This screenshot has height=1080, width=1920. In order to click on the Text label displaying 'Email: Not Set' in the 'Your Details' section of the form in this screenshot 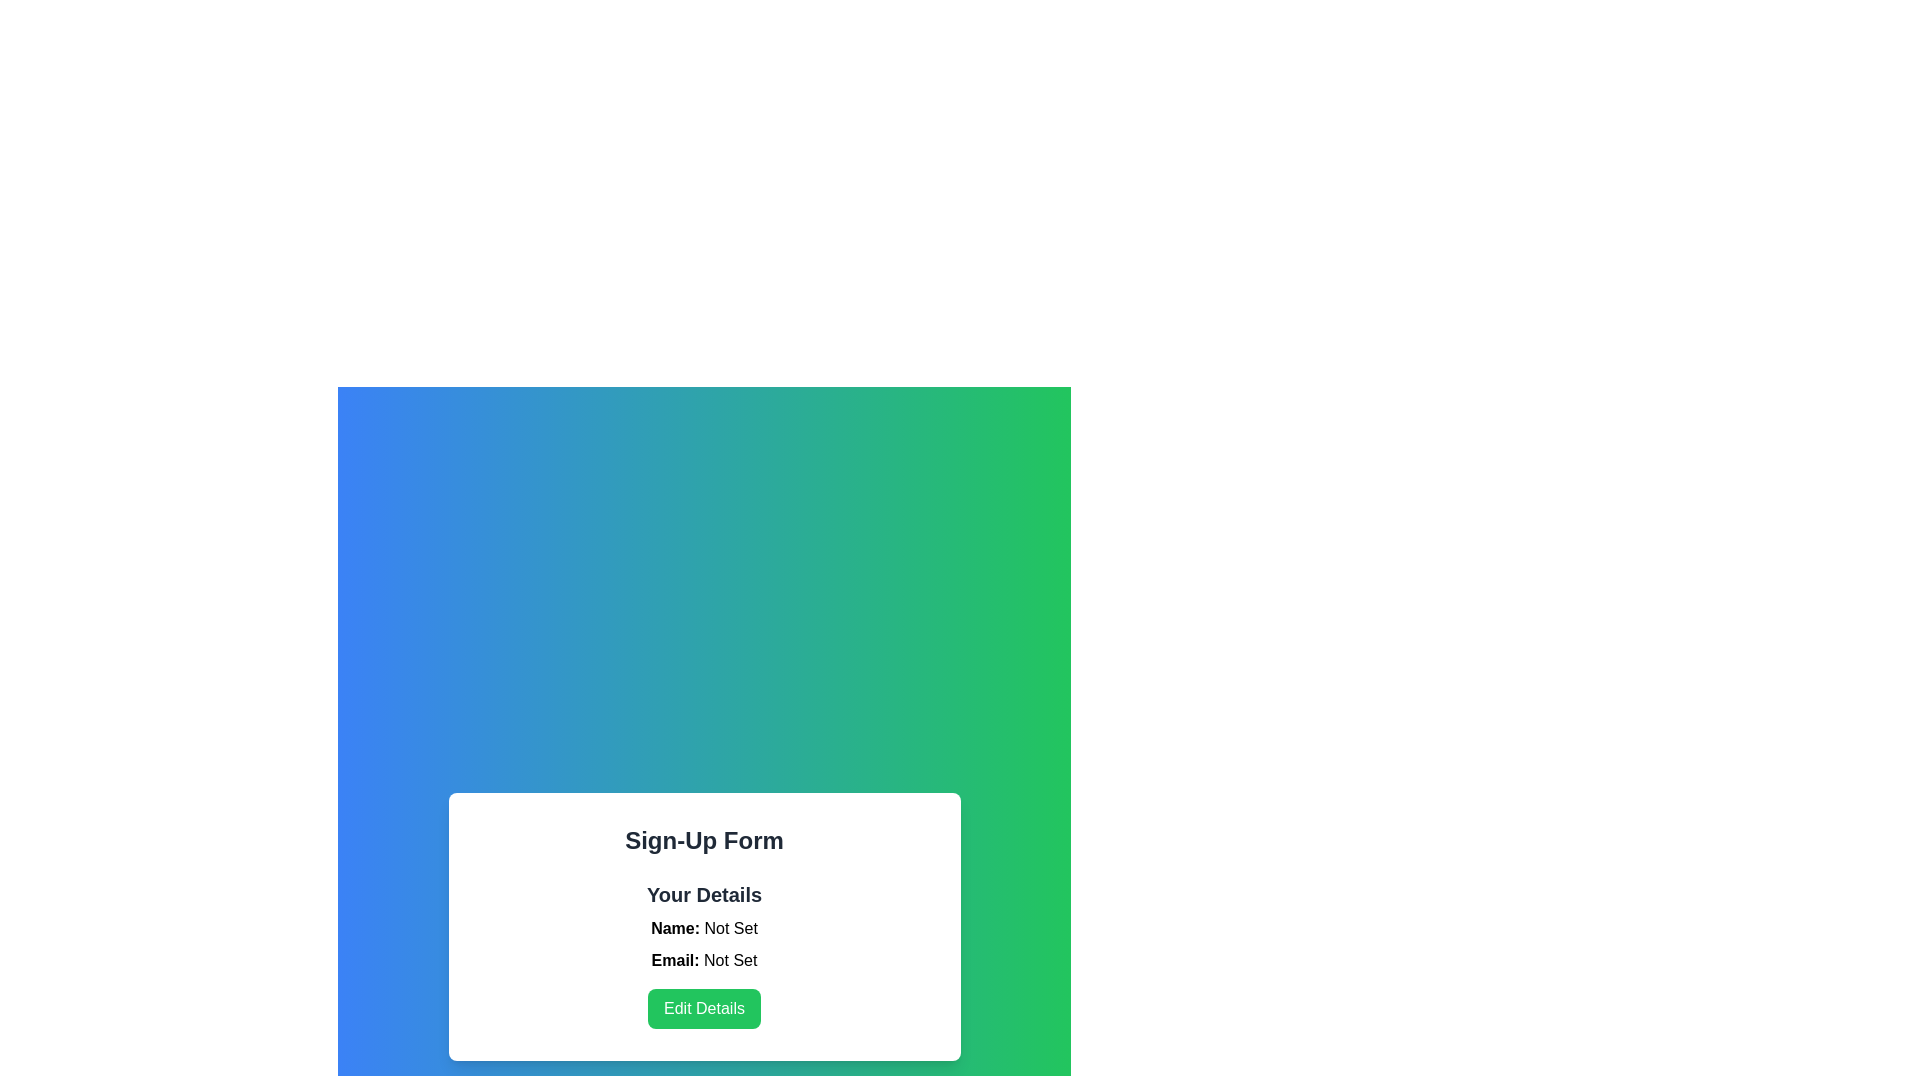, I will do `click(704, 959)`.